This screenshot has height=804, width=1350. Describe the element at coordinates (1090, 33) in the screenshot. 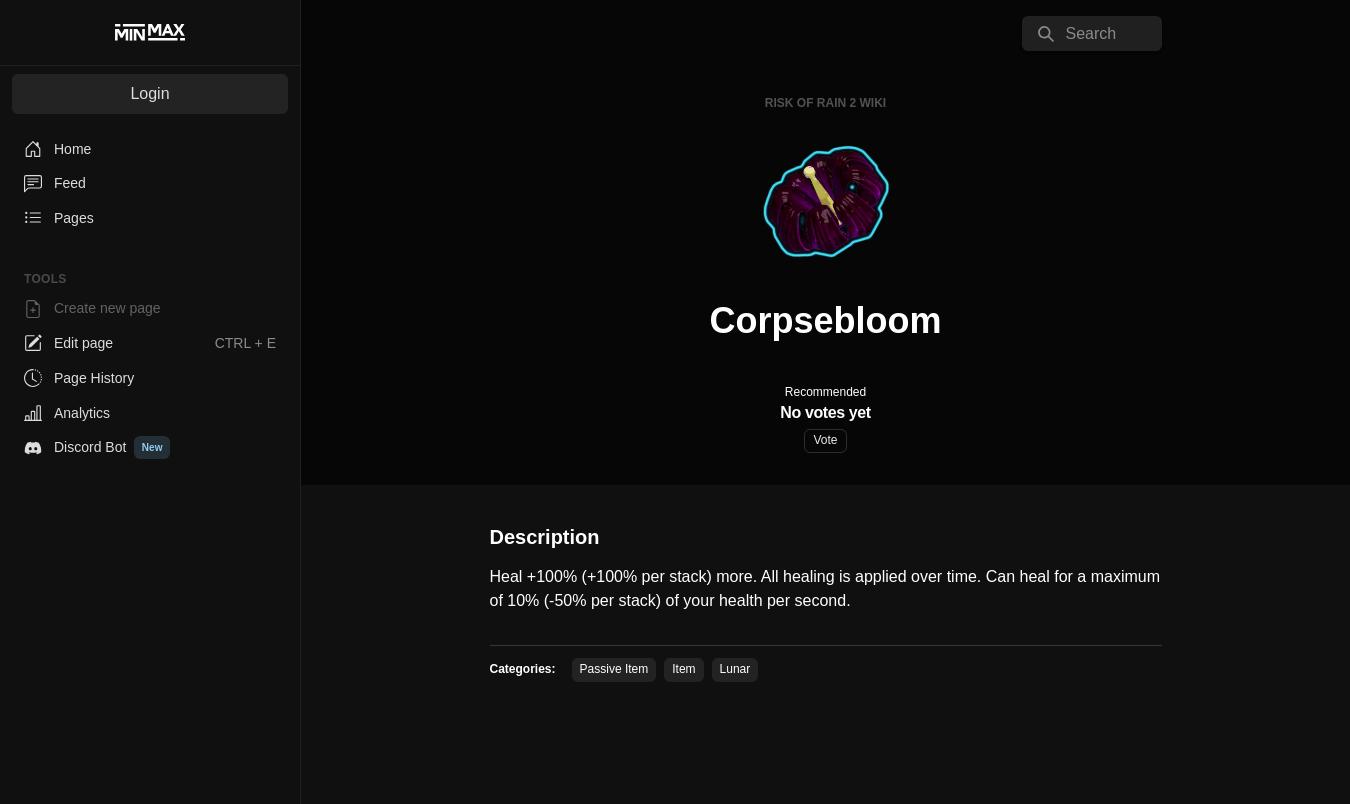

I see `'Search'` at that location.